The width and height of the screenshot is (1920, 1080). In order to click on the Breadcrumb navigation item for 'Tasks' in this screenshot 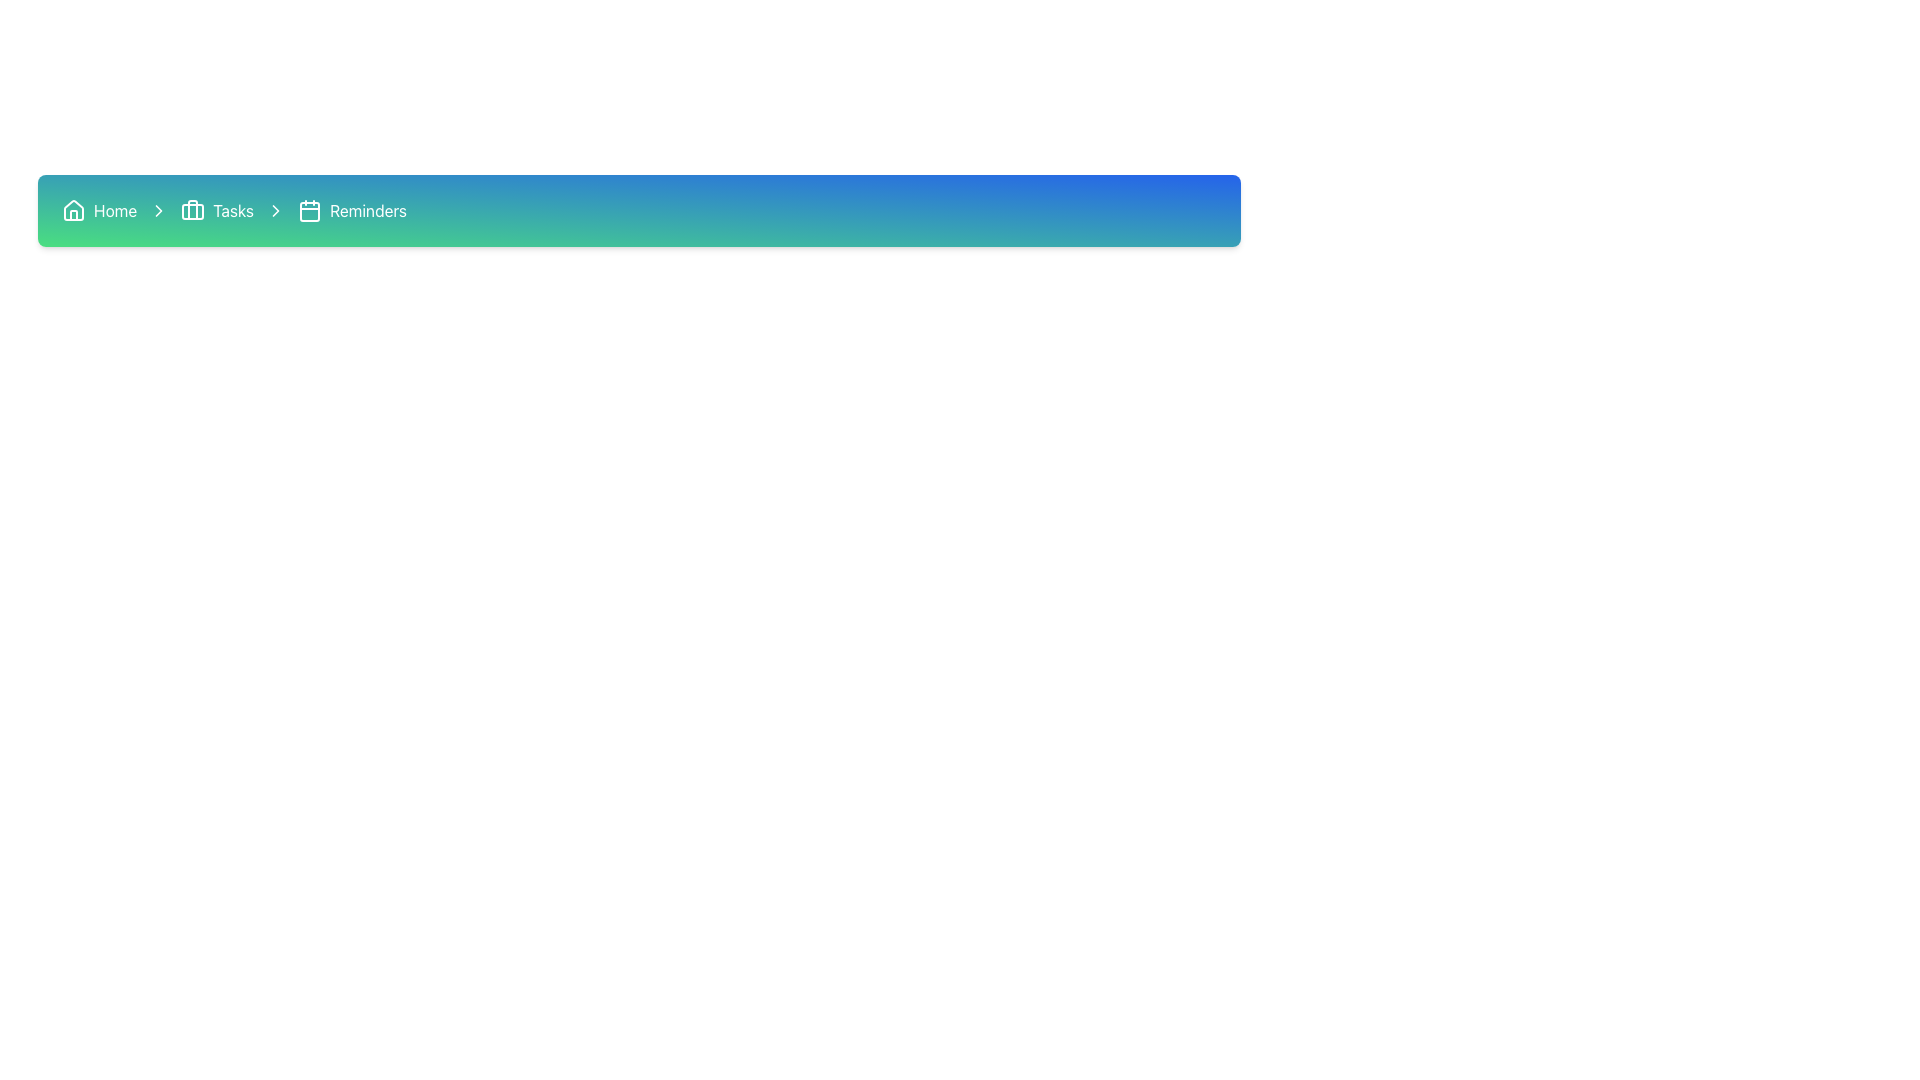, I will do `click(217, 211)`.